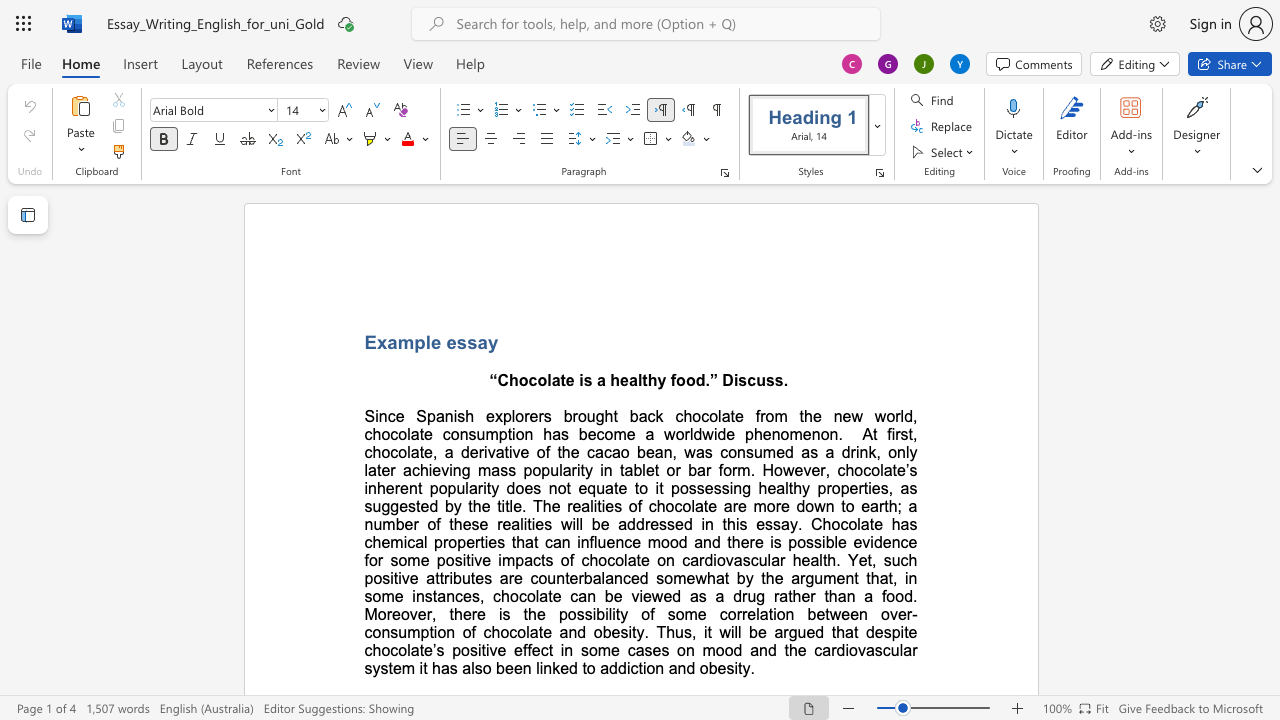 Image resolution: width=1280 pixels, height=720 pixels. What do you see at coordinates (559, 380) in the screenshot?
I see `the space between the continuous character "a" and "t" in the text` at bounding box center [559, 380].